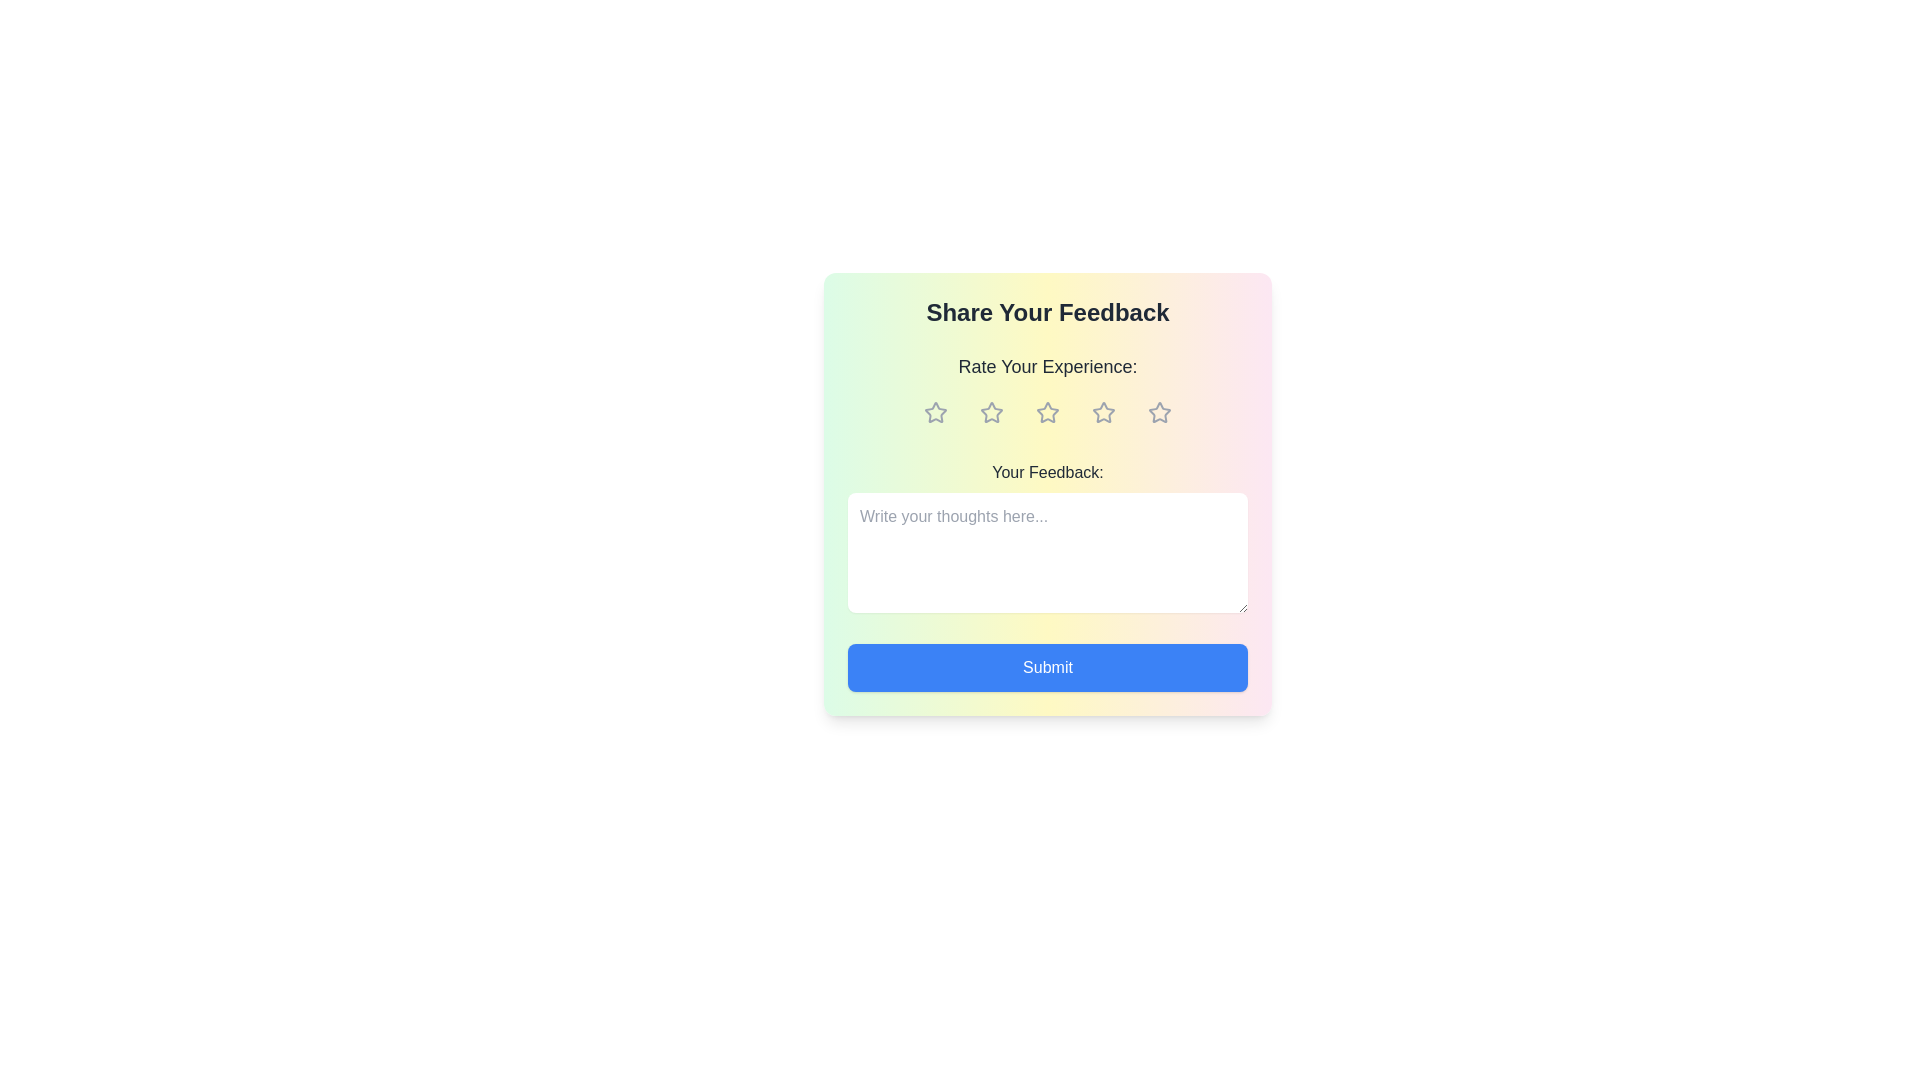 This screenshot has width=1920, height=1080. Describe the element at coordinates (992, 411) in the screenshot. I see `the second star-shaped rating icon under the text 'Rate Your Experience' to rate it` at that location.